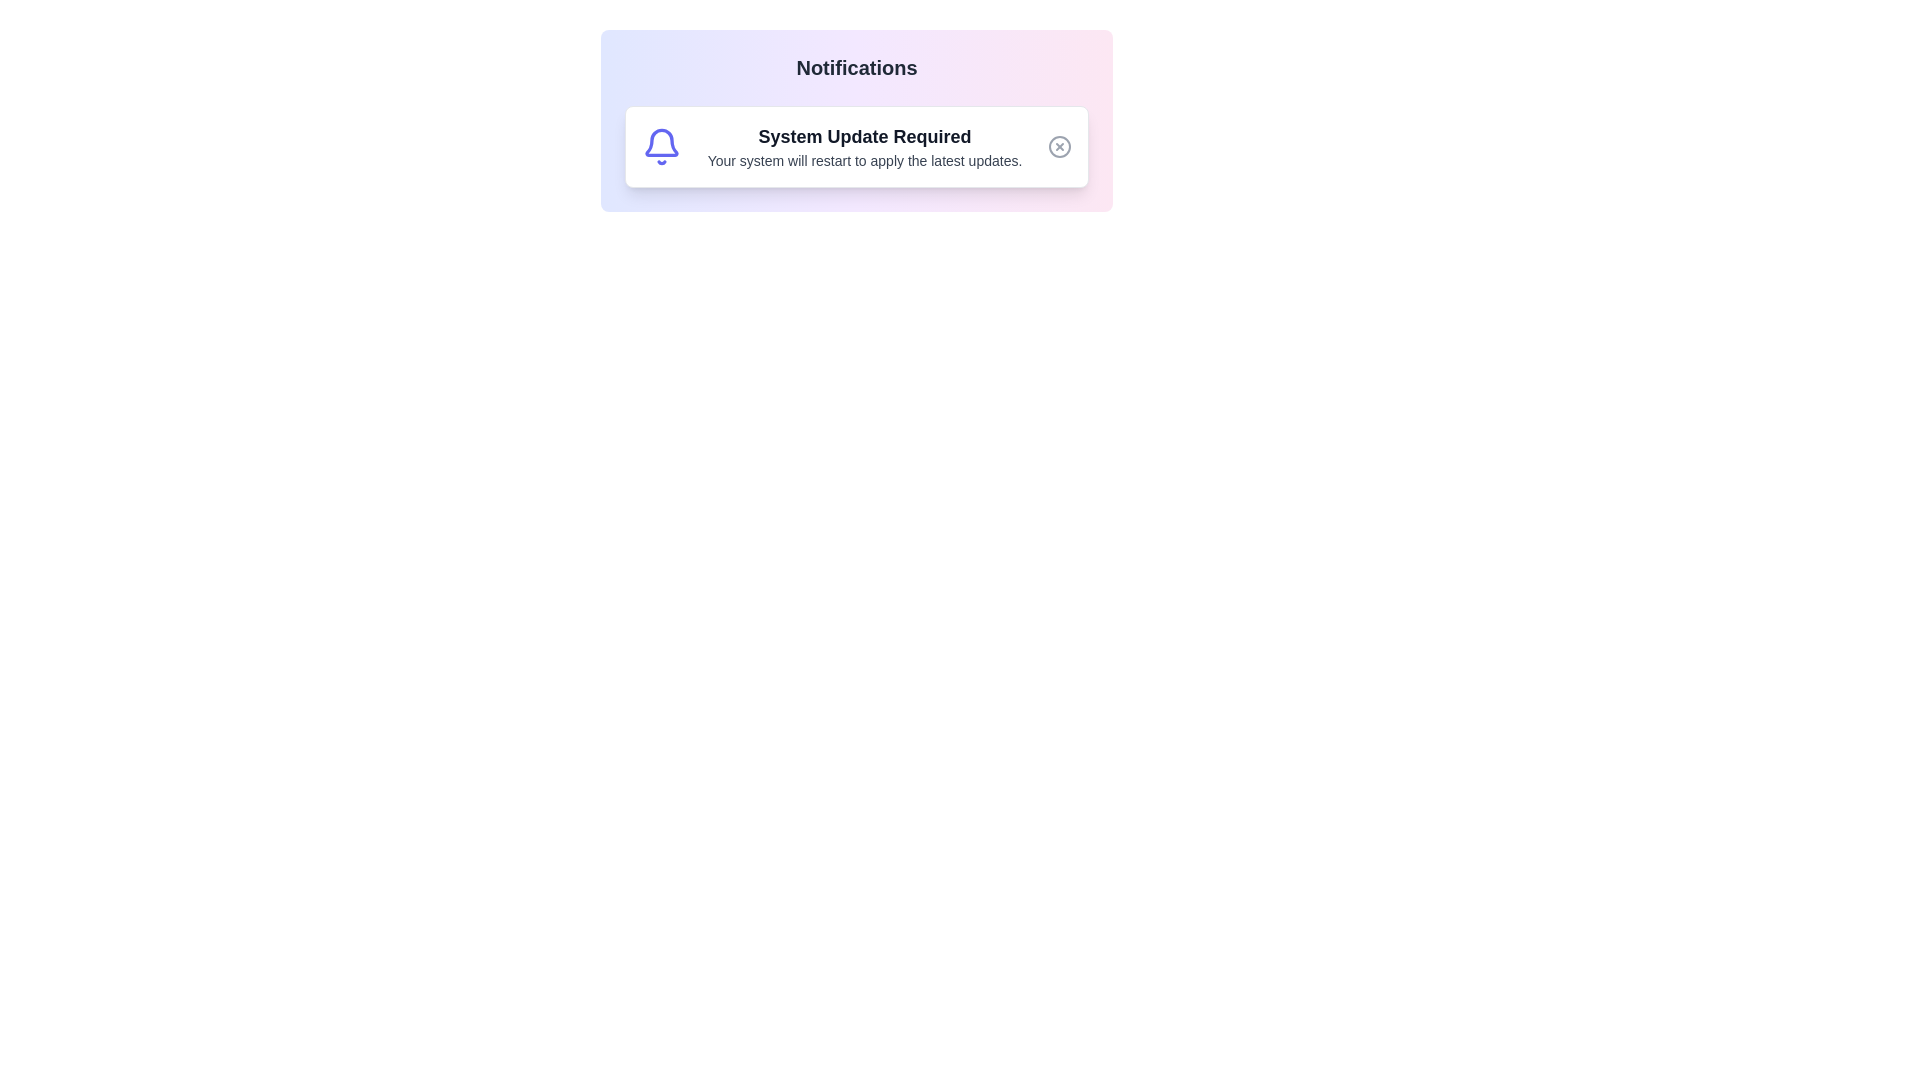 The image size is (1920, 1080). What do you see at coordinates (1059, 145) in the screenshot?
I see `the circular dismiss button with an 'X' symbol located to the right of the notification text 'Your system will restart to apply the latest updates.'` at bounding box center [1059, 145].